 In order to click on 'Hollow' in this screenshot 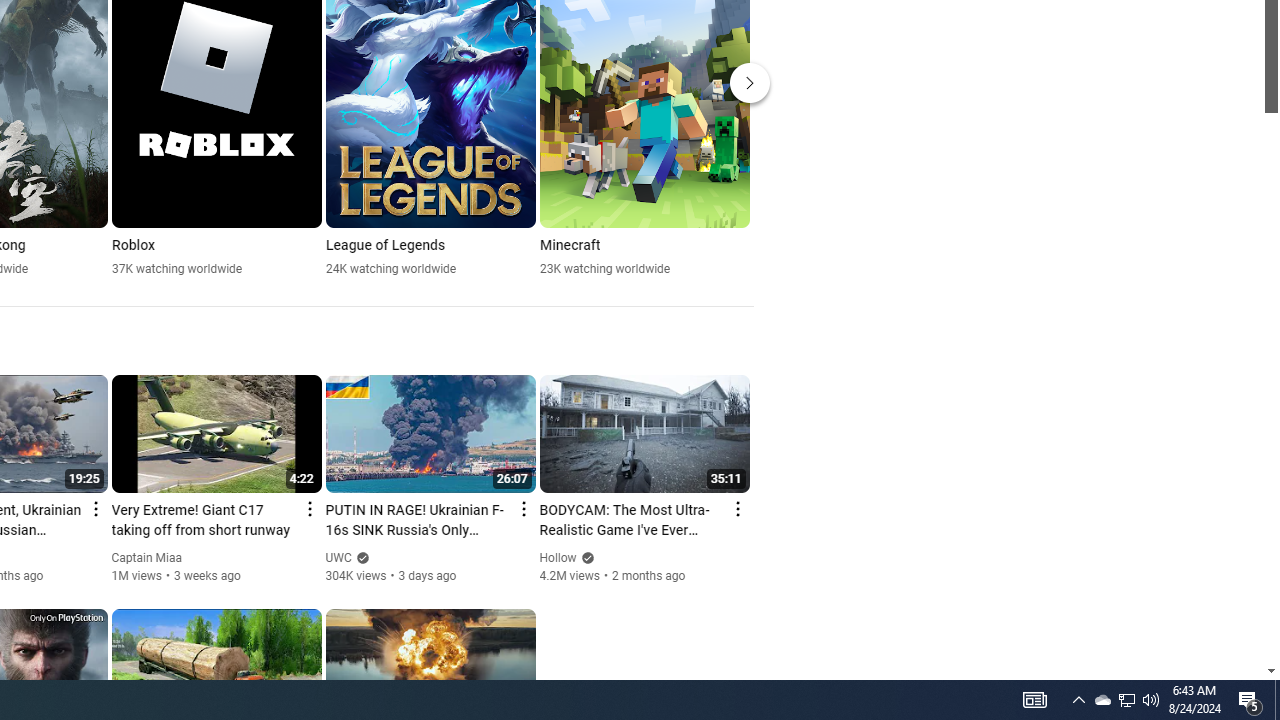, I will do `click(558, 558)`.